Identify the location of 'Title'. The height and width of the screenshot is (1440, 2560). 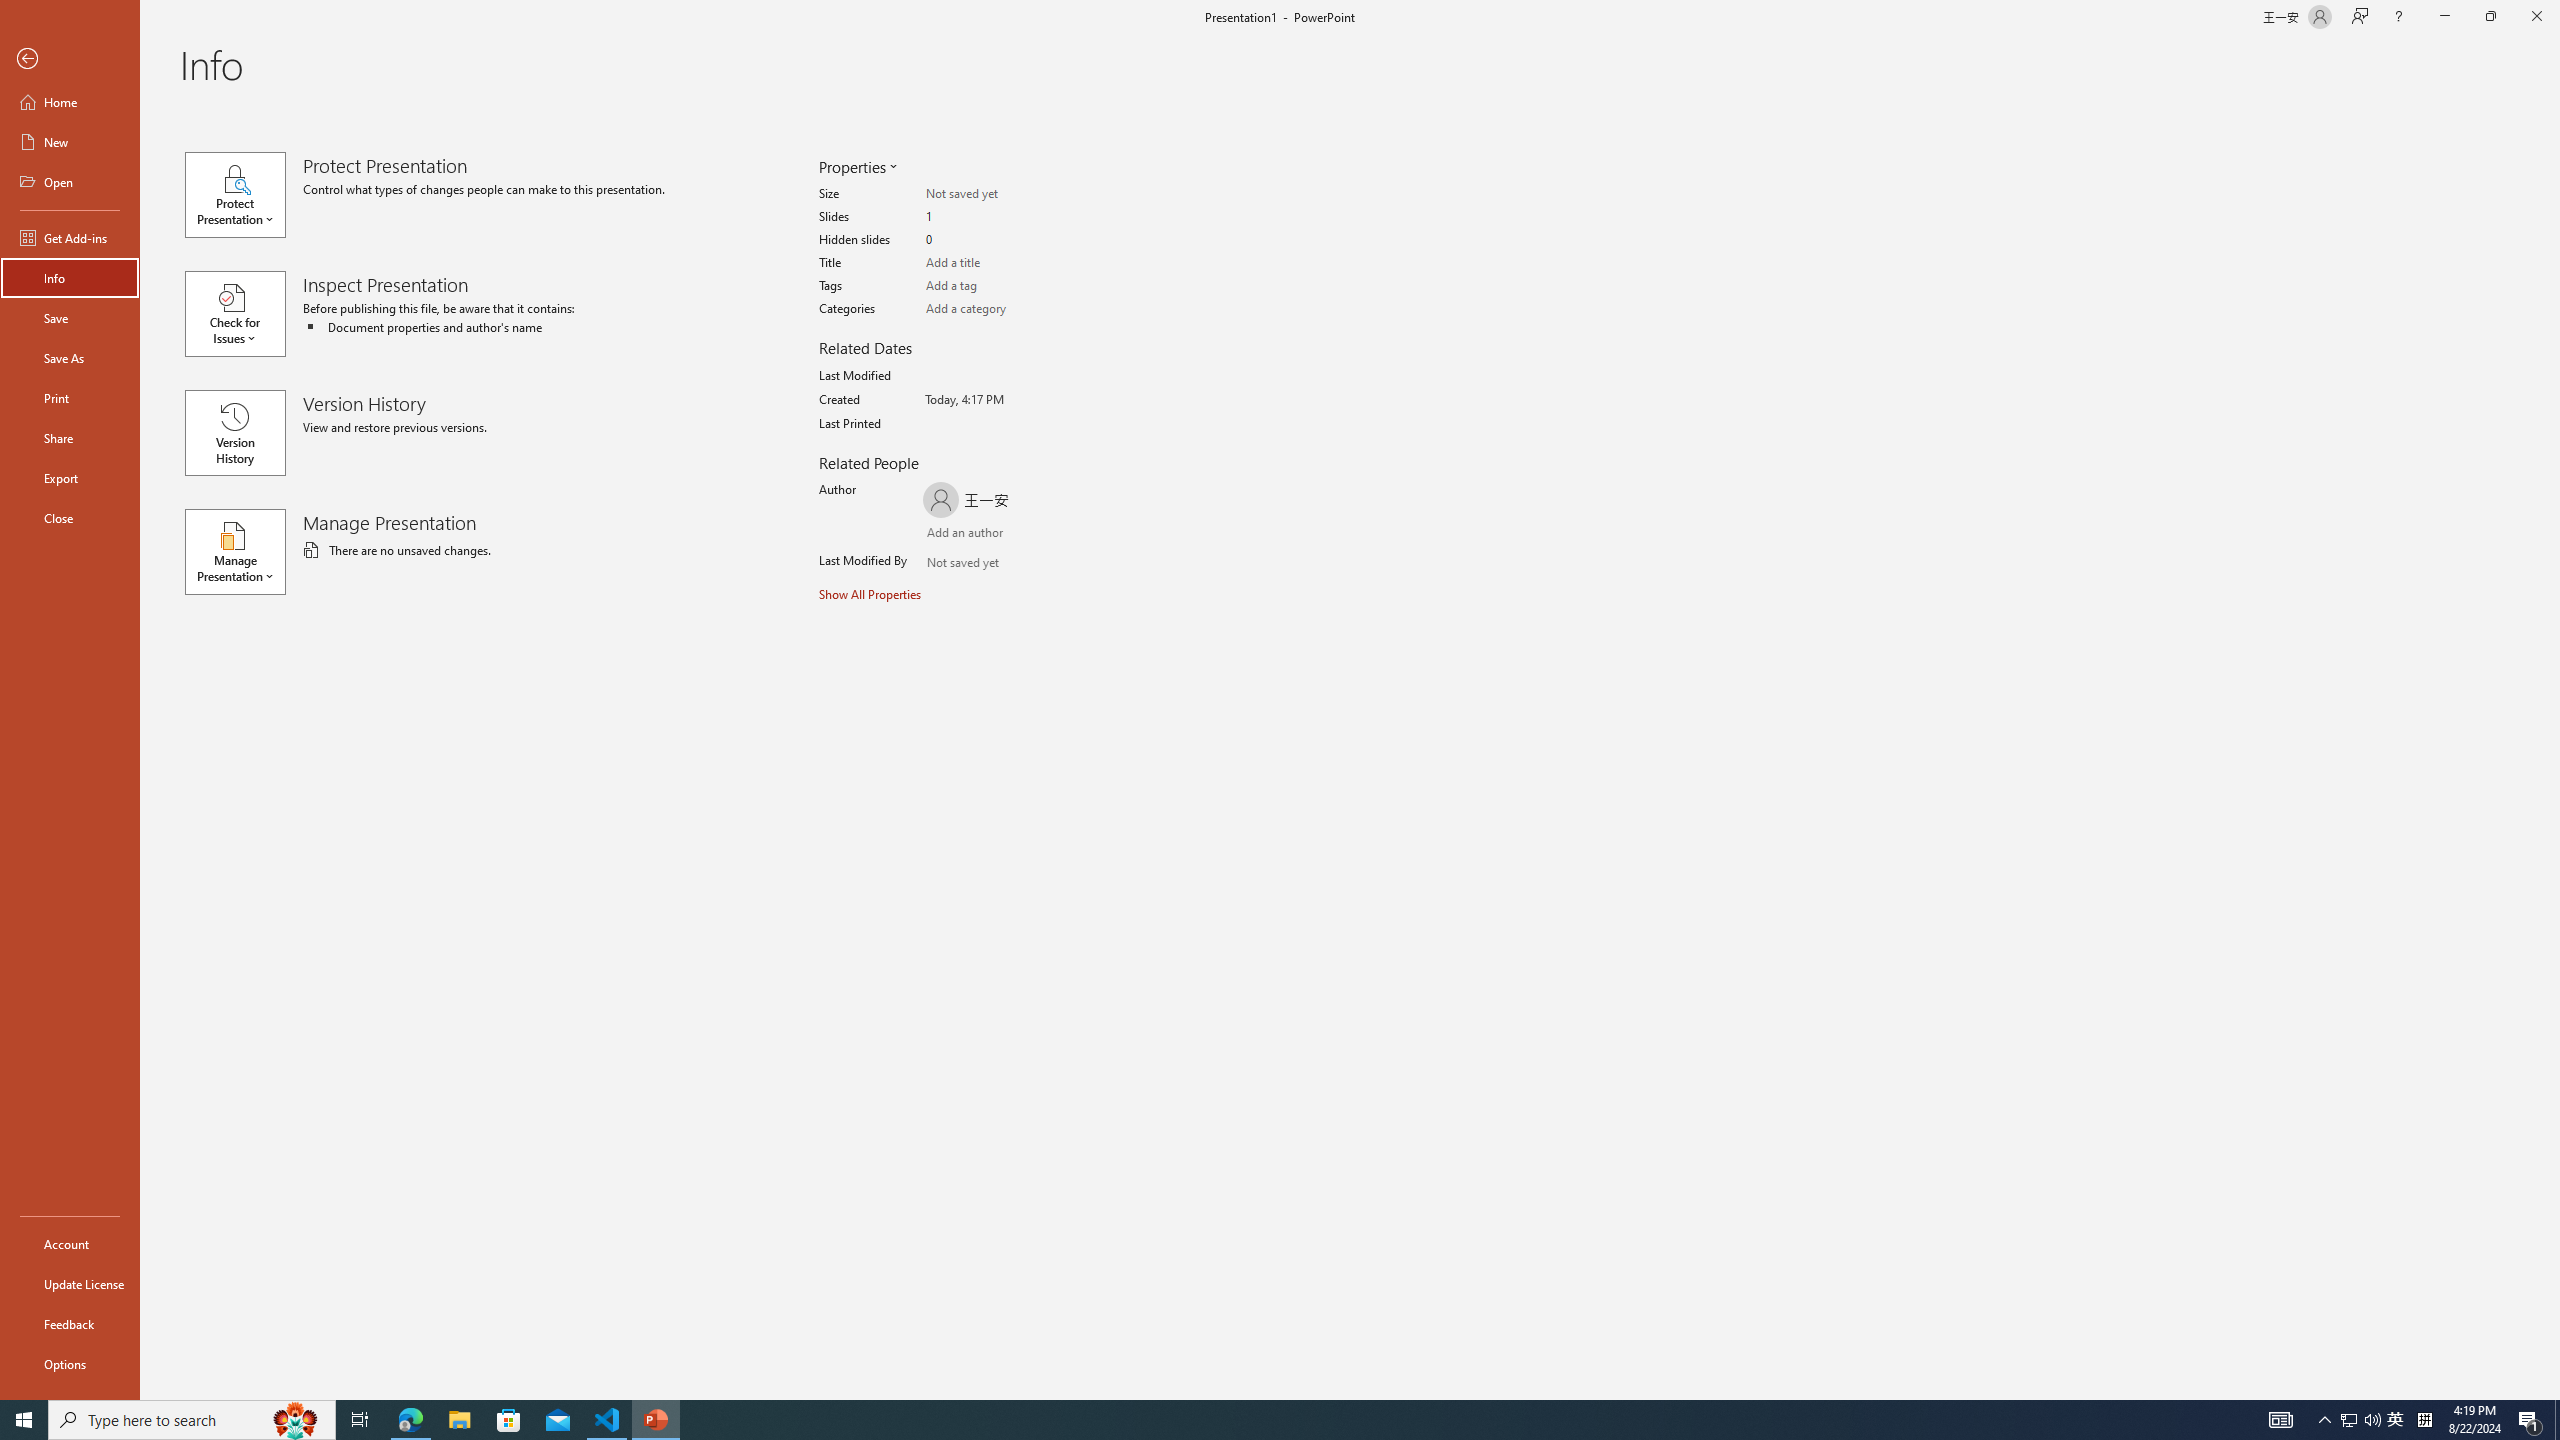
(1003, 263).